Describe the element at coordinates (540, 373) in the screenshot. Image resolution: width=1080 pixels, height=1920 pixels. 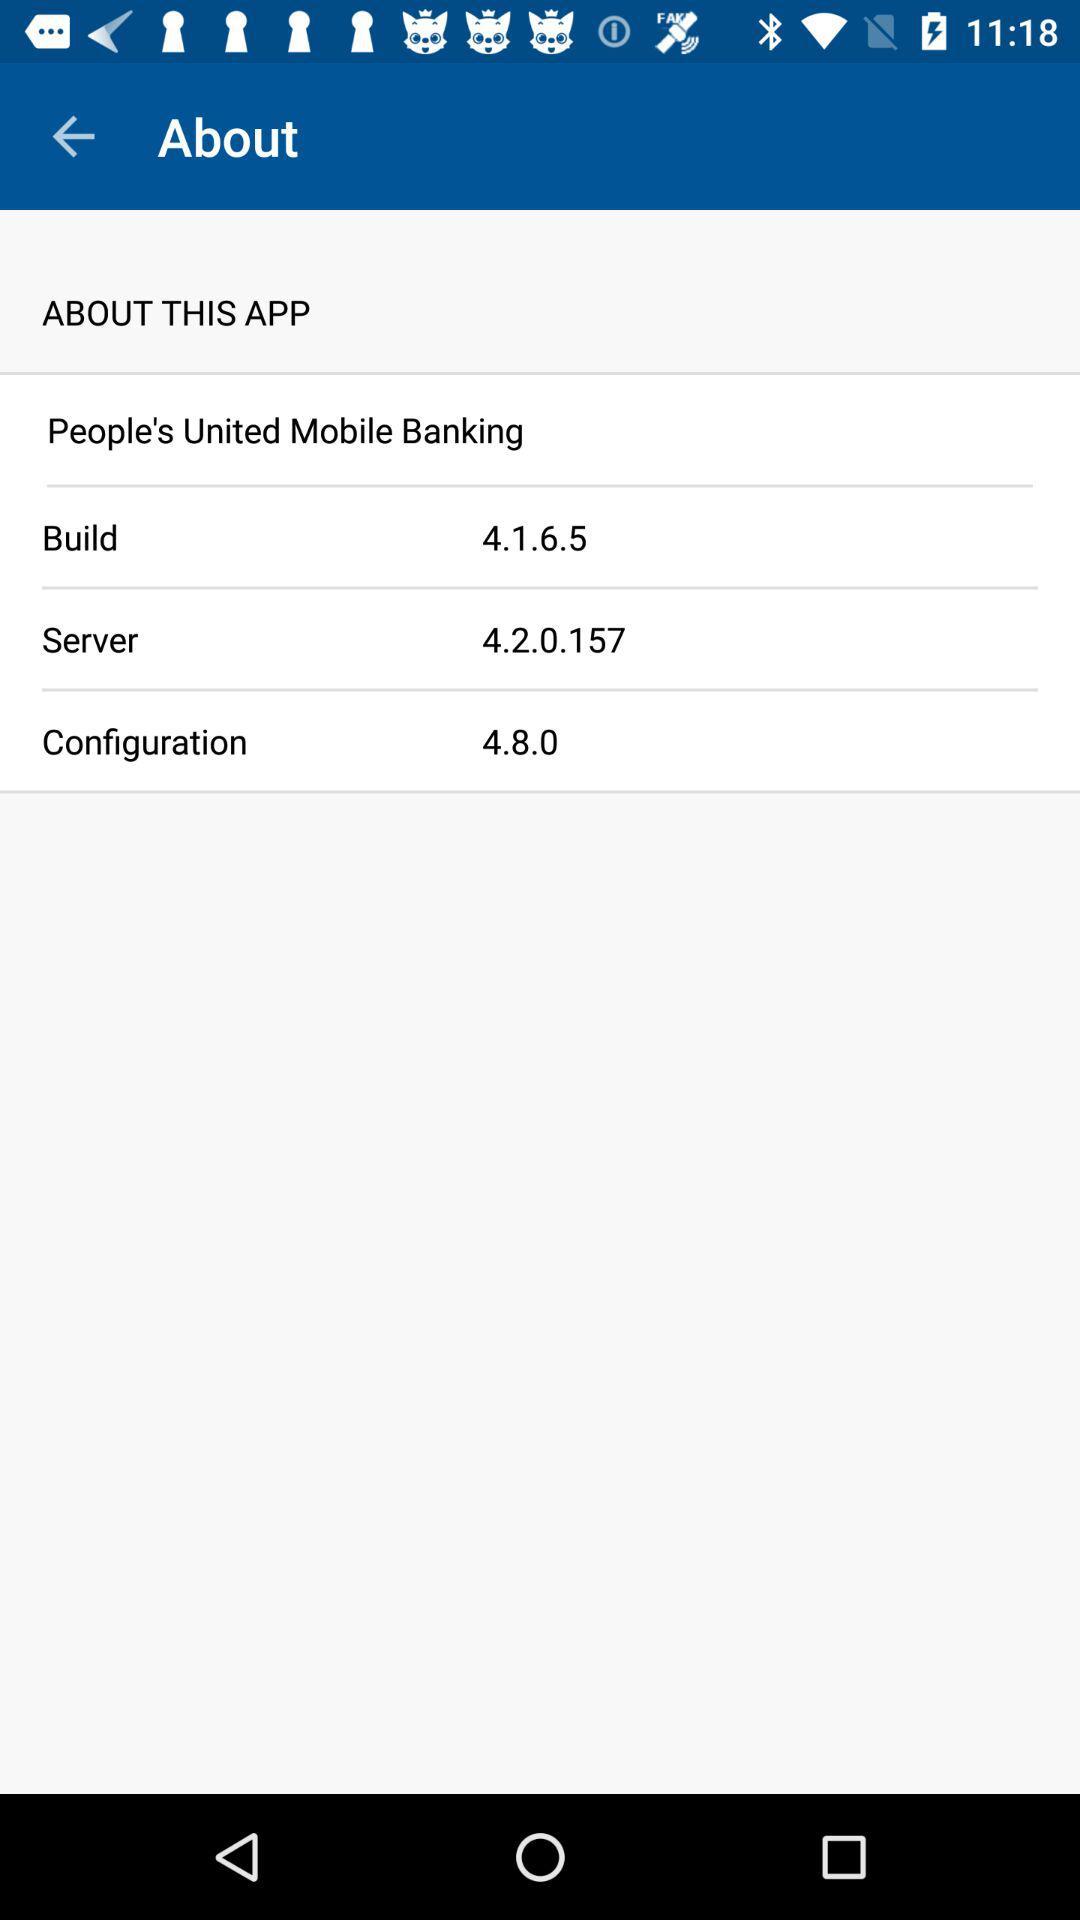
I see `icon above the people s united` at that location.